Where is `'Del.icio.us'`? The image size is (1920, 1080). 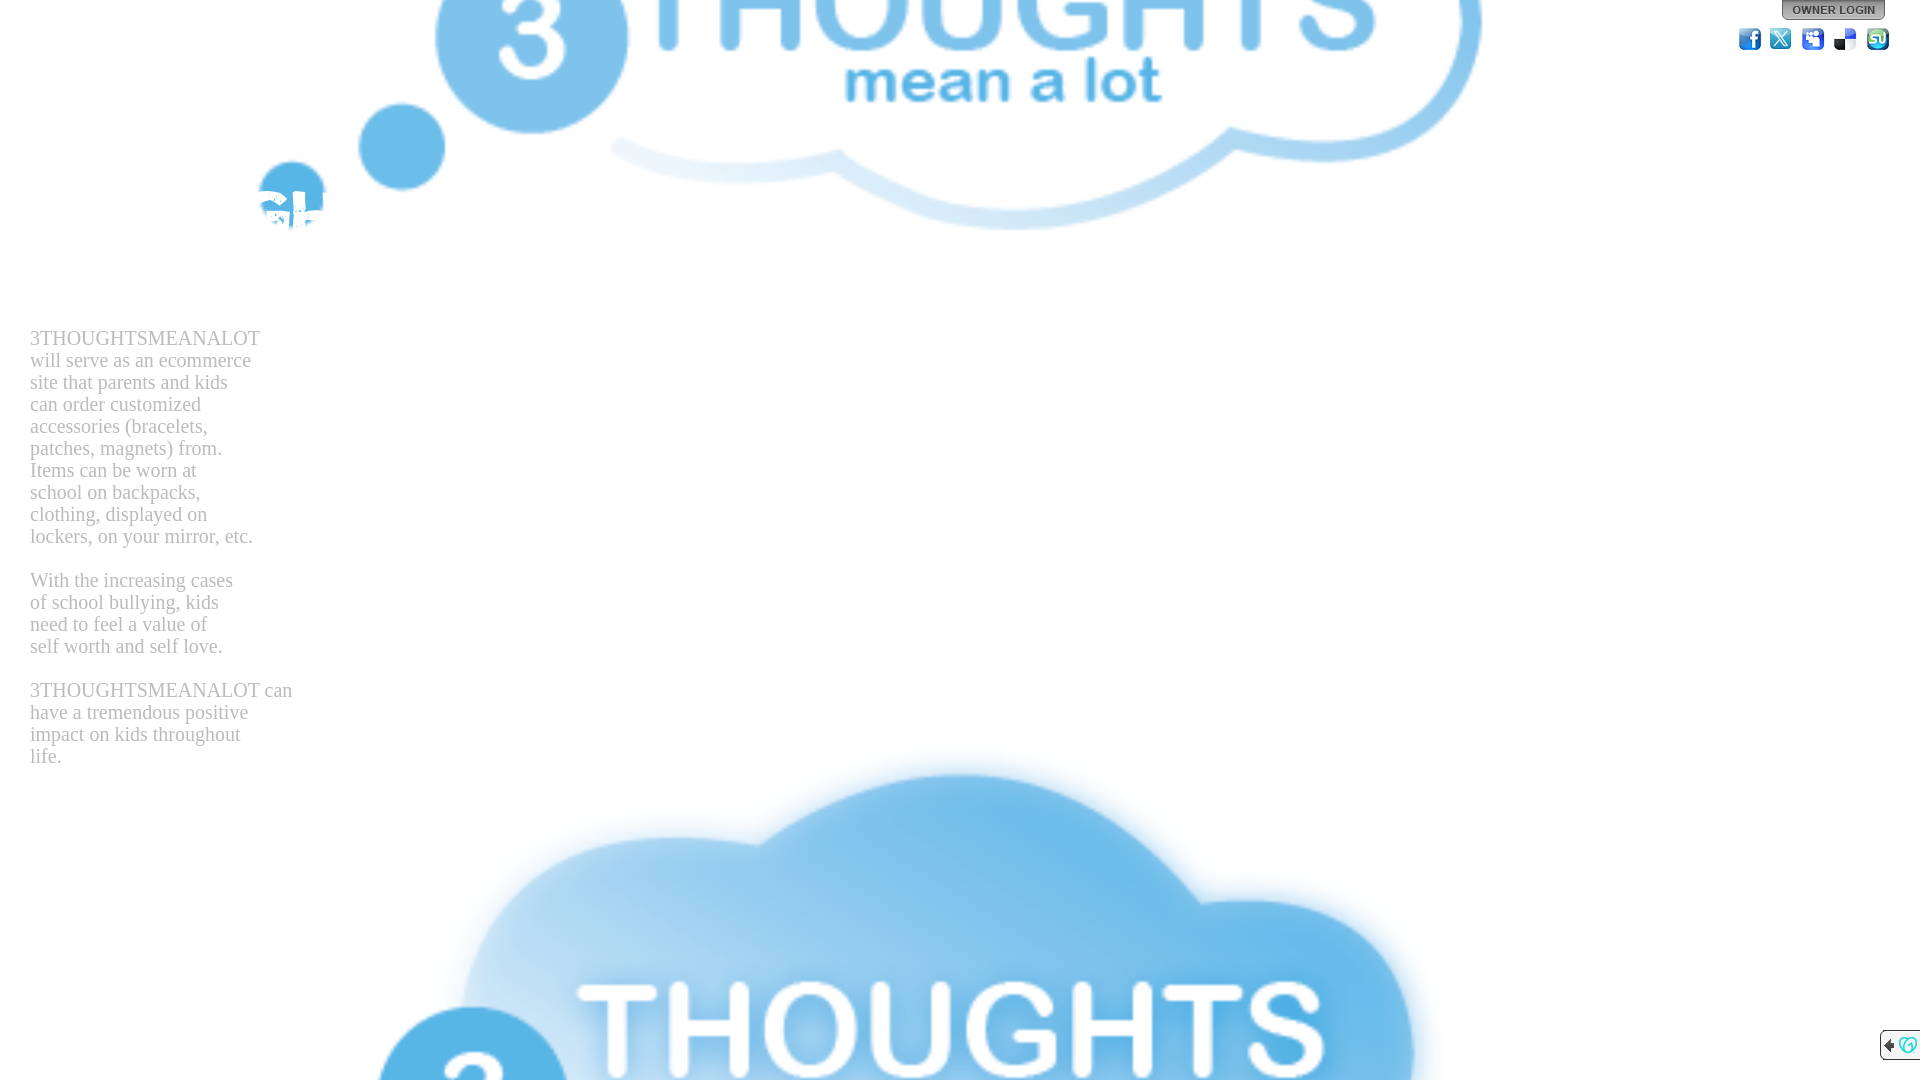
'Del.icio.us' is located at coordinates (1845, 38).